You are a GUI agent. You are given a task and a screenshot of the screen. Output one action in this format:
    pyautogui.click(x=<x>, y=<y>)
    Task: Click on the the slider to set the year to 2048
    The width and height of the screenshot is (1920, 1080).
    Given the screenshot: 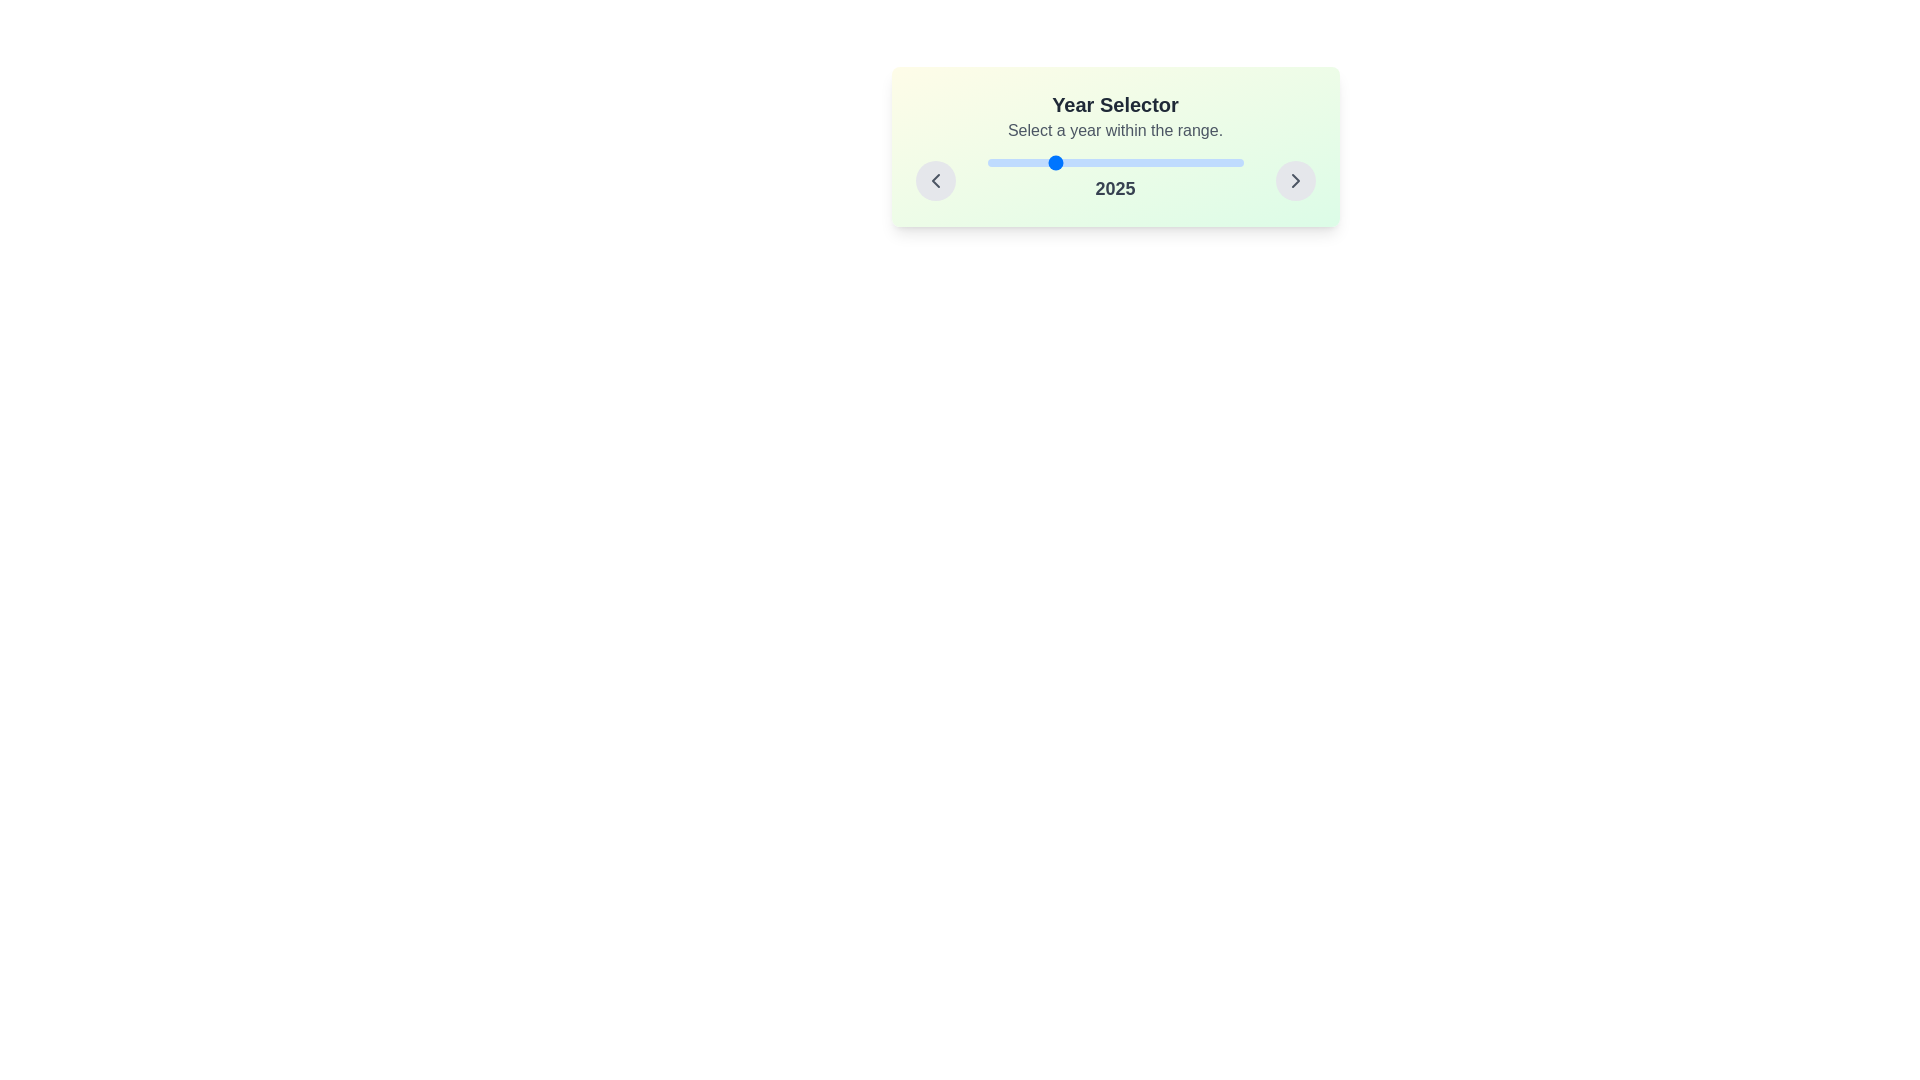 What is the action you would take?
    pyautogui.click(x=1109, y=161)
    